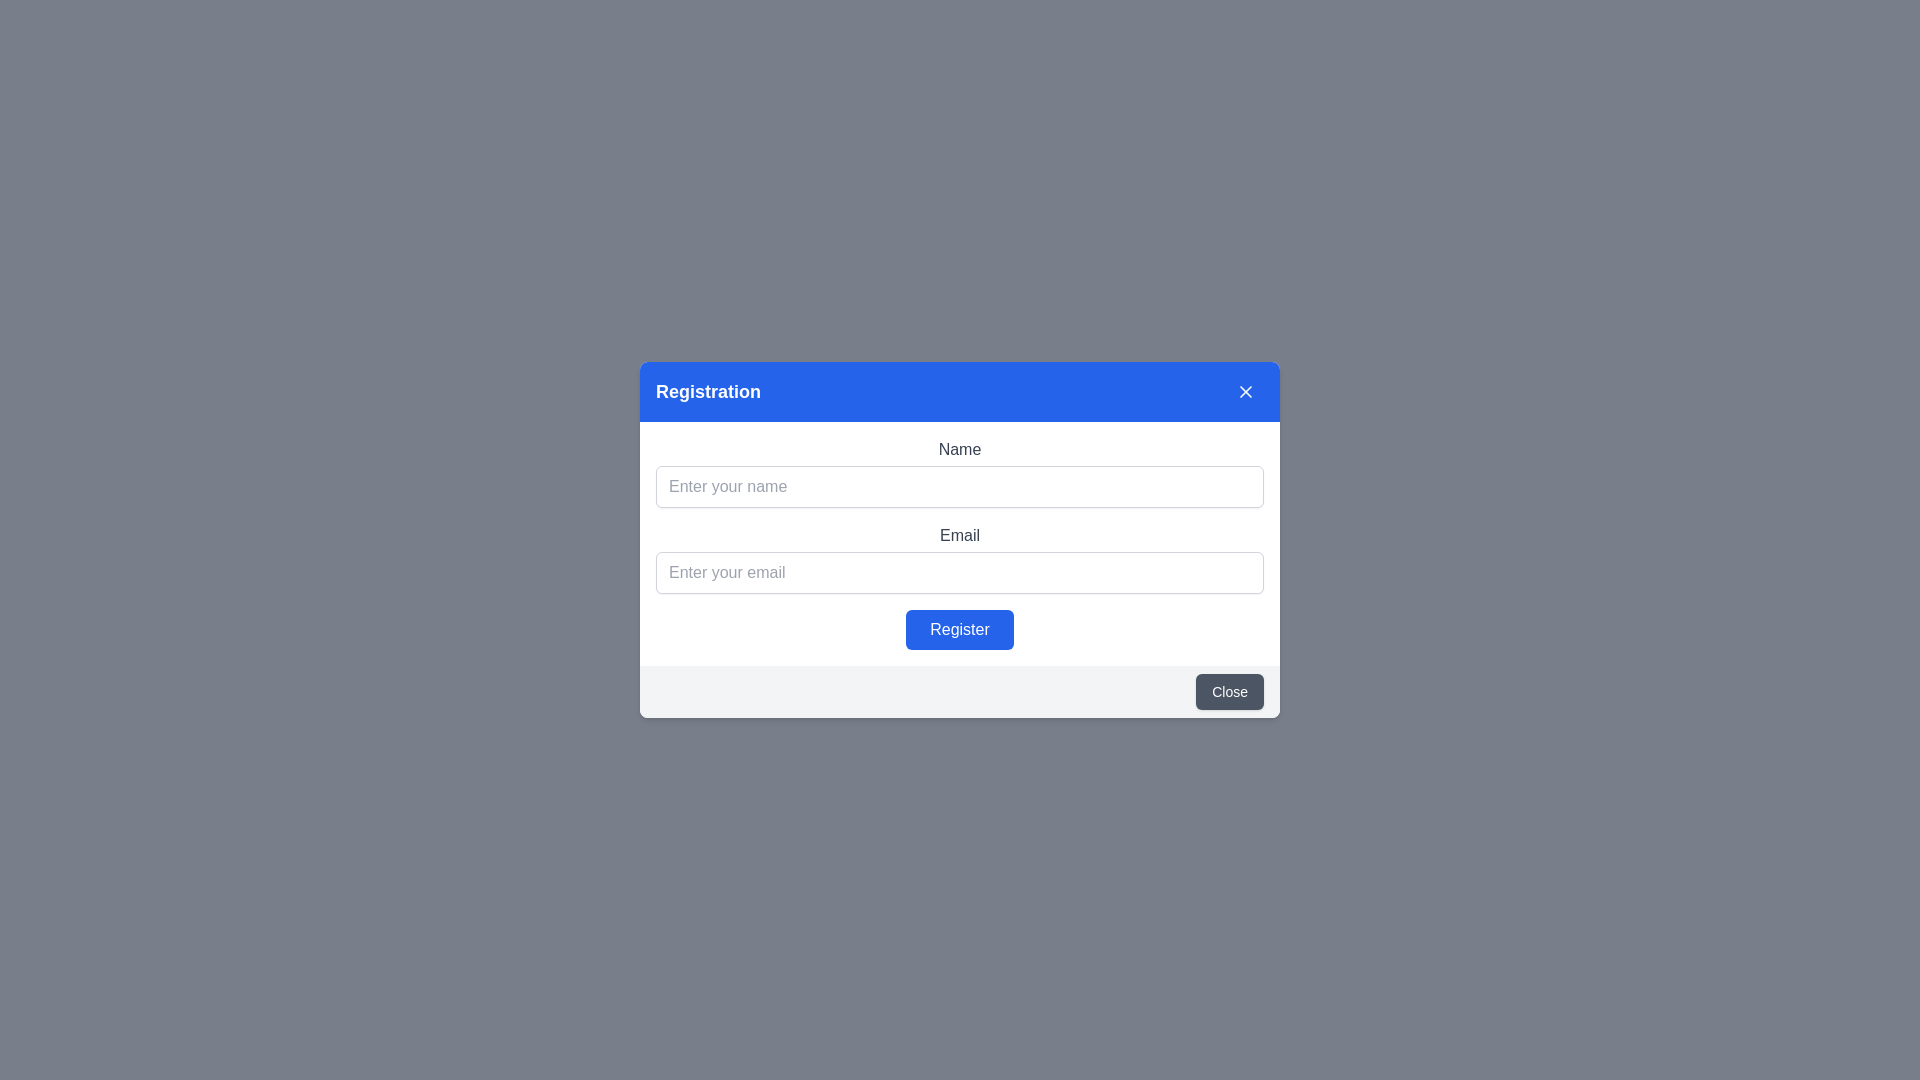  What do you see at coordinates (1244, 392) in the screenshot?
I see `the 'X' close icon located in the top-right corner of the blue bar in the registration modal` at bounding box center [1244, 392].